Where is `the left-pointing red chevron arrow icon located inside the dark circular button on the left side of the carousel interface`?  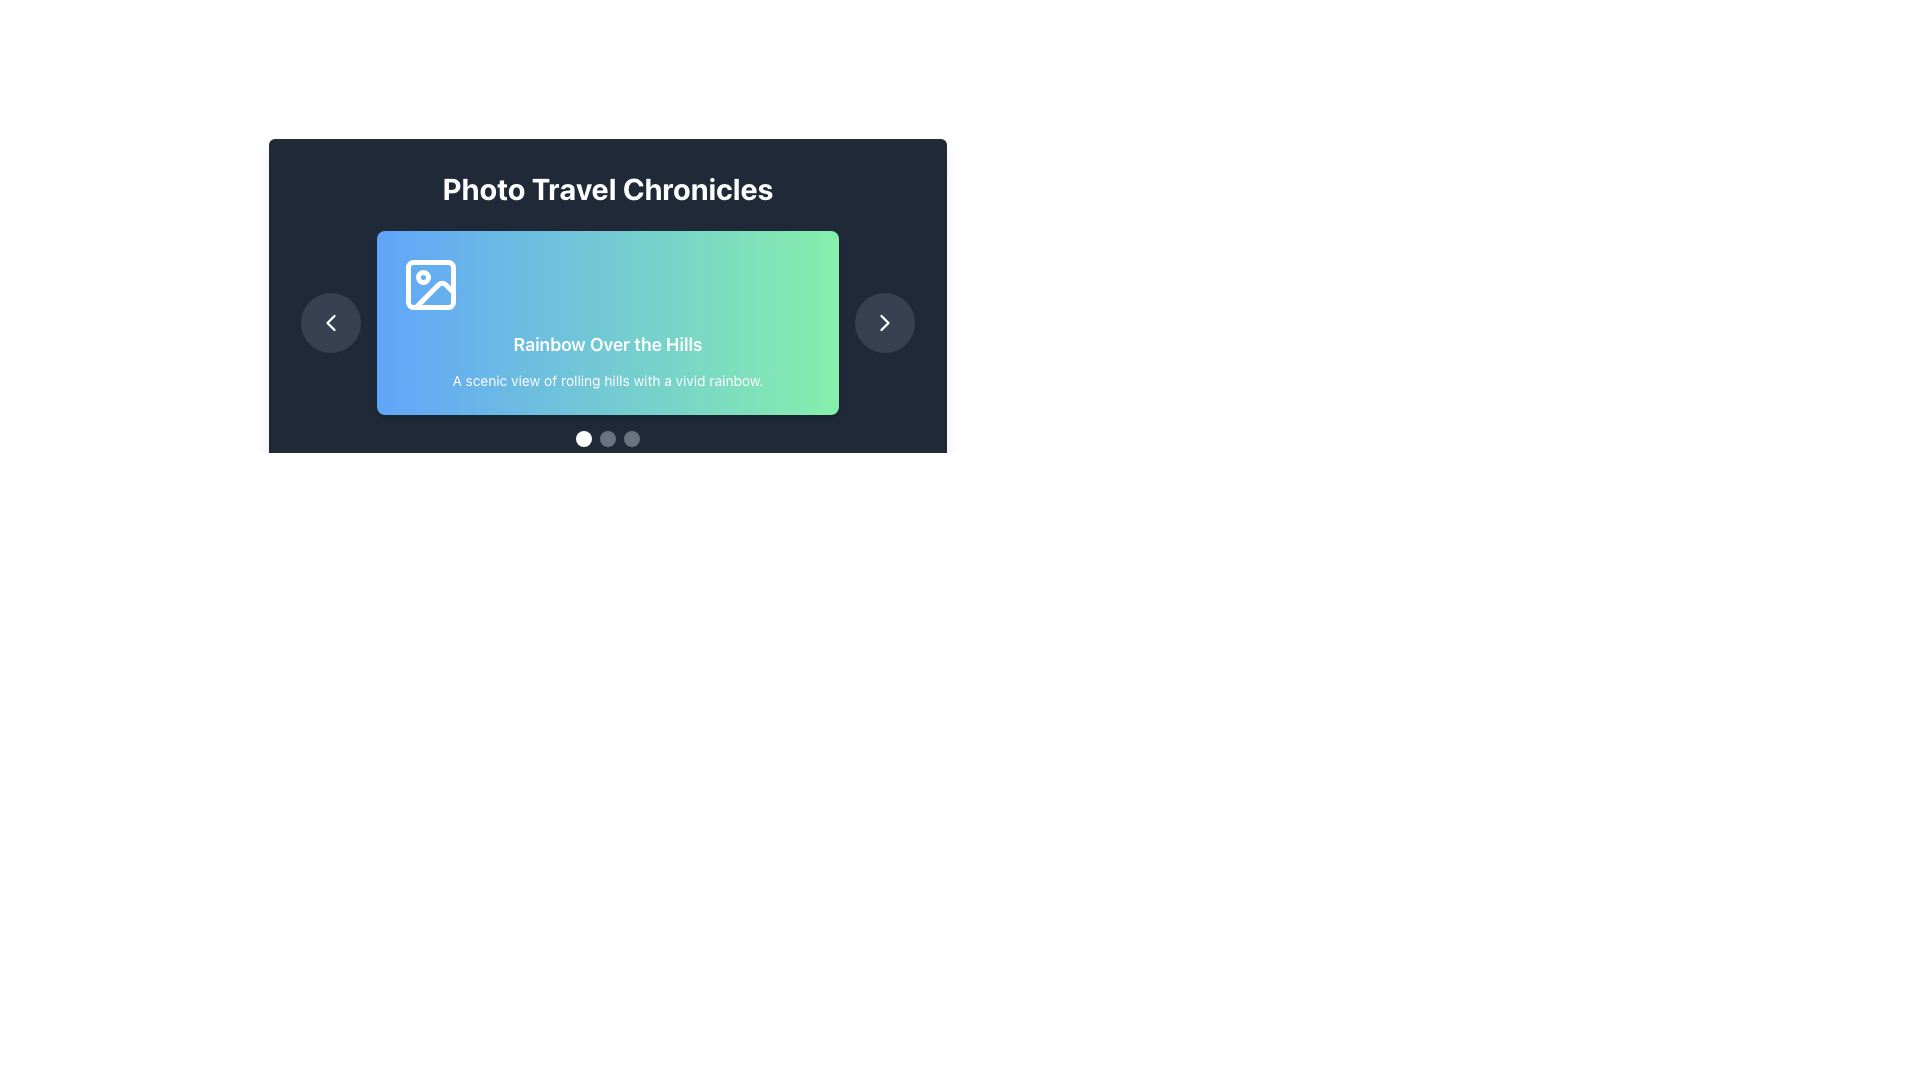 the left-pointing red chevron arrow icon located inside the dark circular button on the left side of the carousel interface is located at coordinates (331, 322).